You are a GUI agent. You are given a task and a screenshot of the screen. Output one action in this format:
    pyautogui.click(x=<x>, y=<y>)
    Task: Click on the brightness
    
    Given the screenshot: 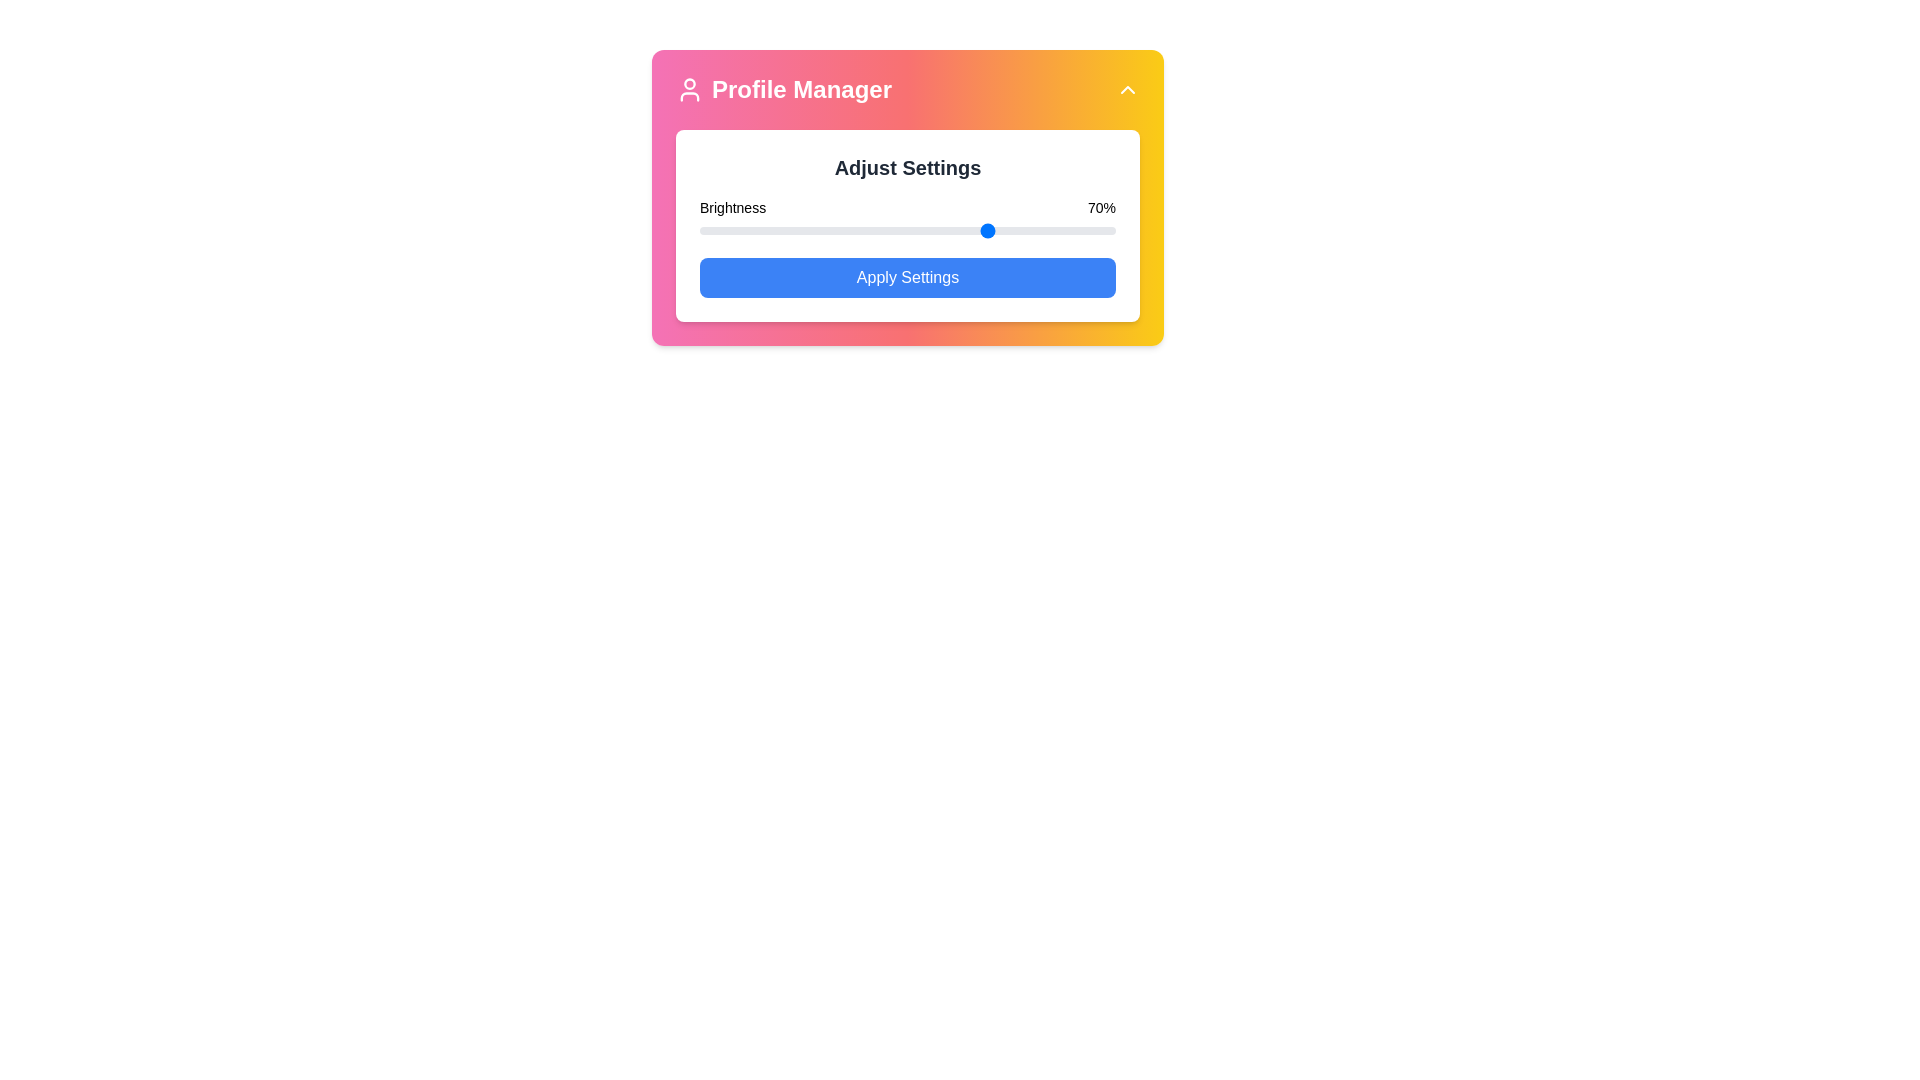 What is the action you would take?
    pyautogui.click(x=1032, y=230)
    